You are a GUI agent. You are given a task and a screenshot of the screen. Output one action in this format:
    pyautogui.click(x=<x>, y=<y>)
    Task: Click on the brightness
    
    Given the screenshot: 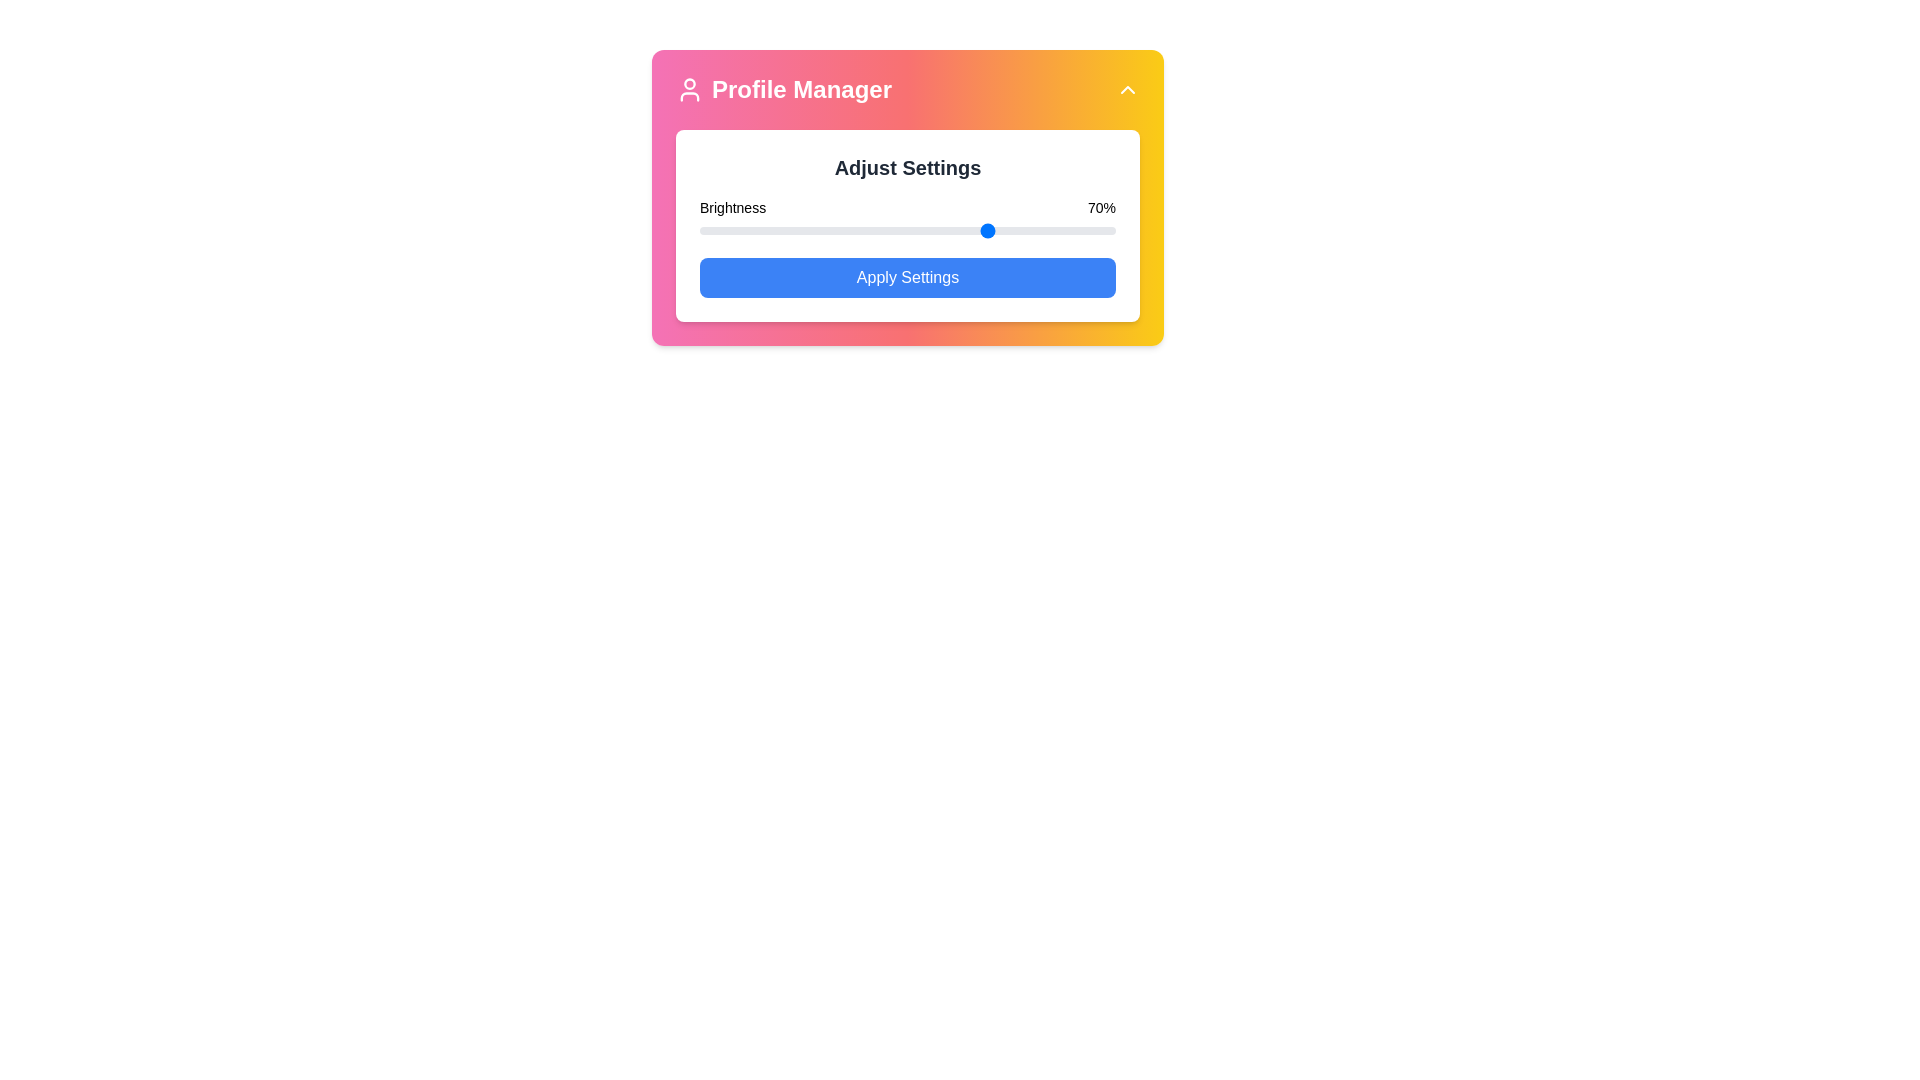 What is the action you would take?
    pyautogui.click(x=1032, y=230)
    